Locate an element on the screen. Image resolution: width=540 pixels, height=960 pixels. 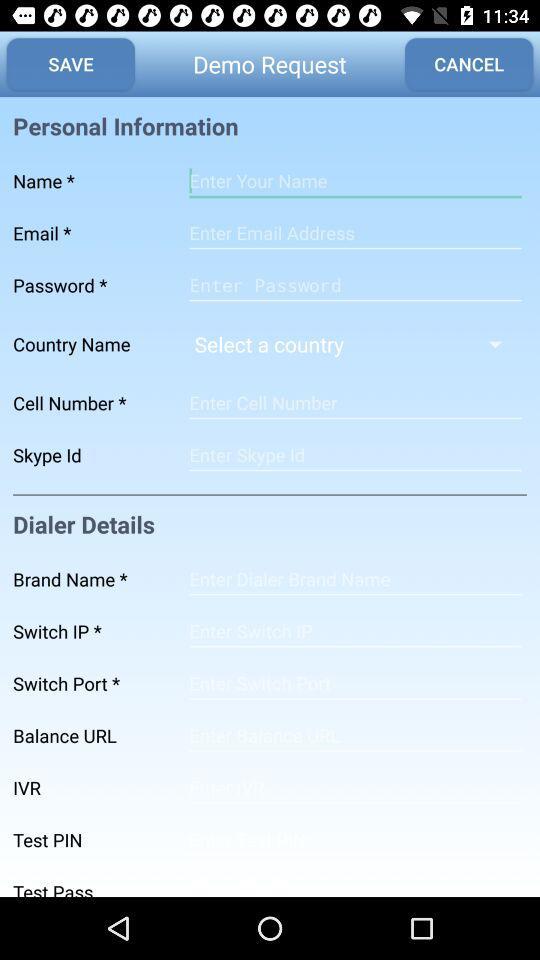
address page is located at coordinates (354, 734).